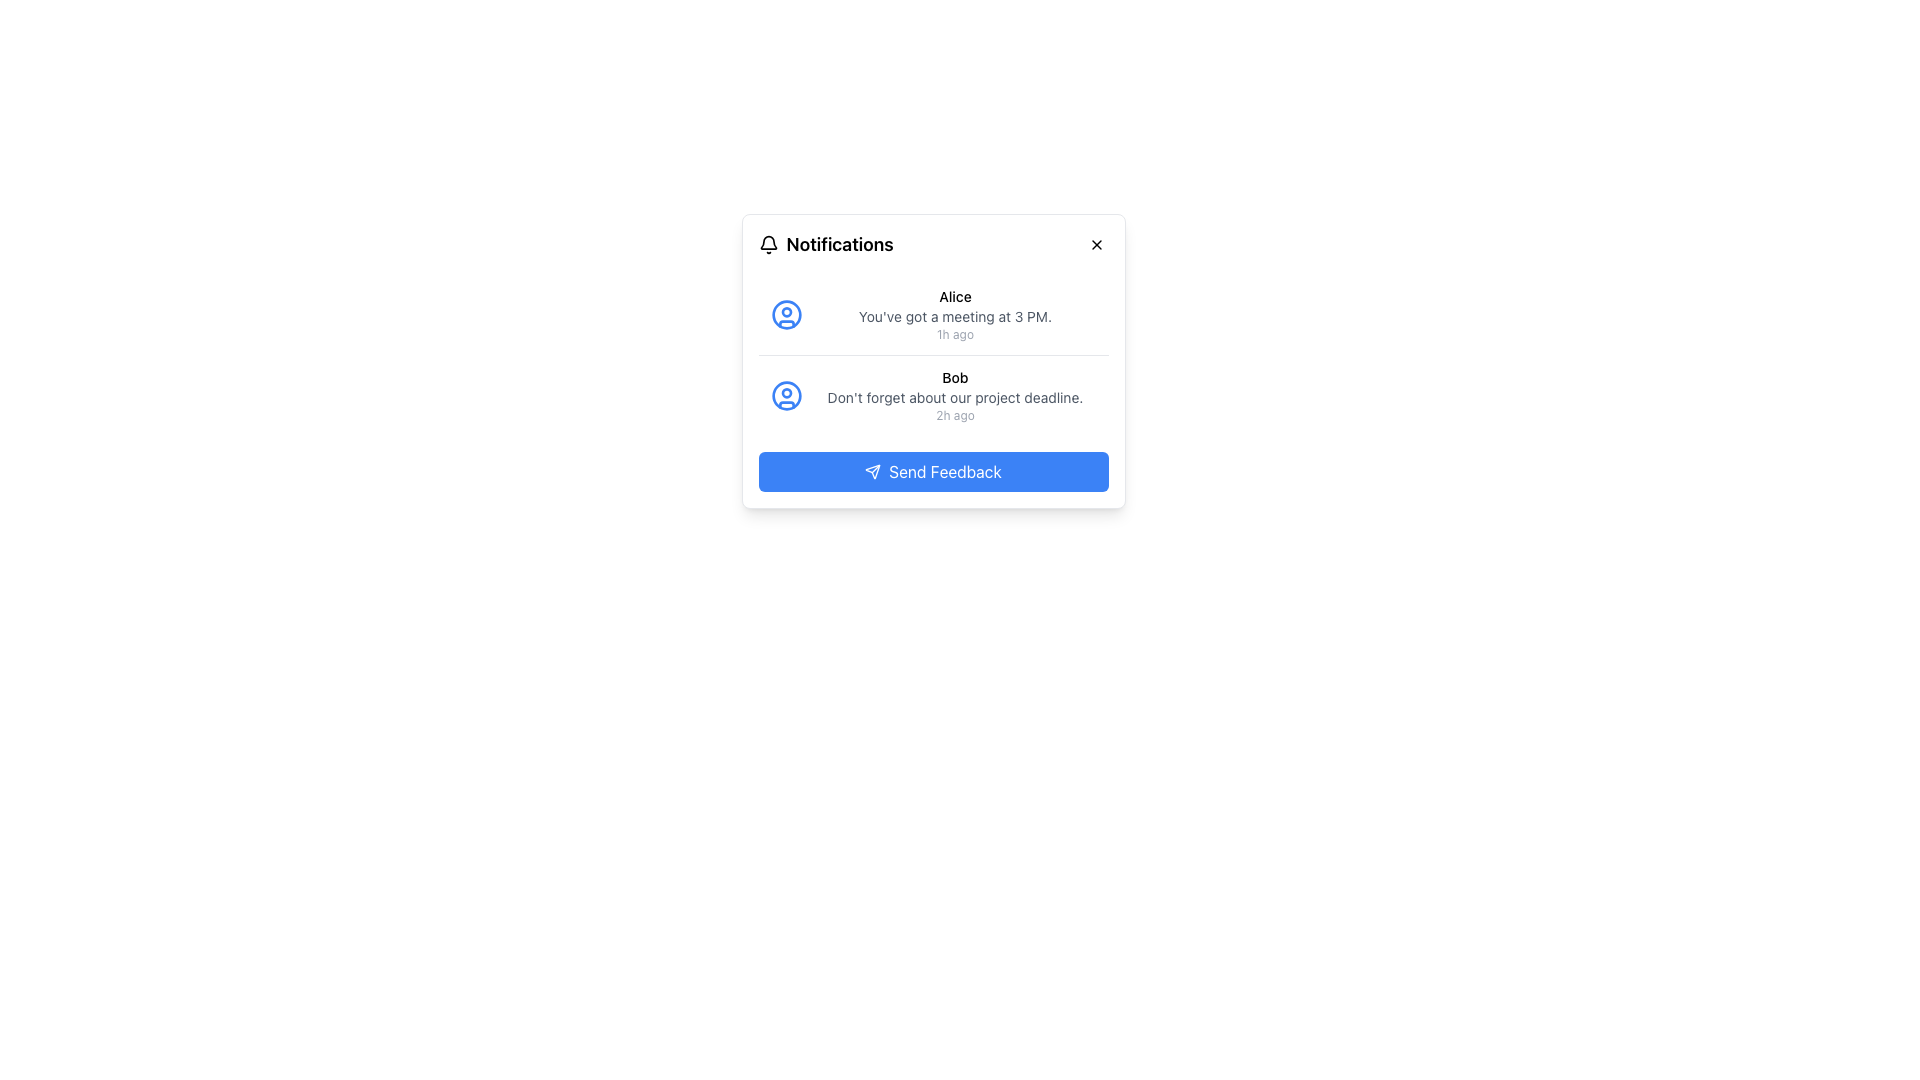 Image resolution: width=1920 pixels, height=1080 pixels. I want to click on the first notification item displaying 'Alice' with the message 'You've got a meeting at 3 PM.', so click(932, 315).